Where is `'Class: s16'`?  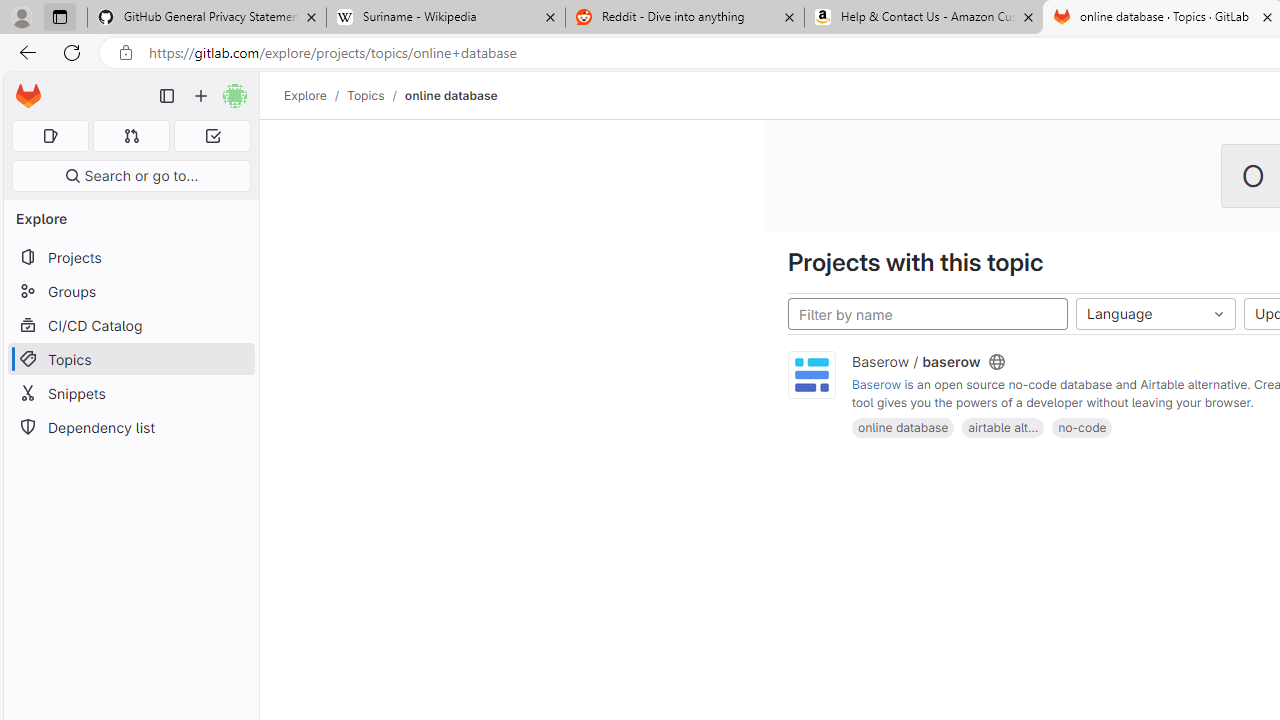
'Class: s16' is located at coordinates (996, 362).